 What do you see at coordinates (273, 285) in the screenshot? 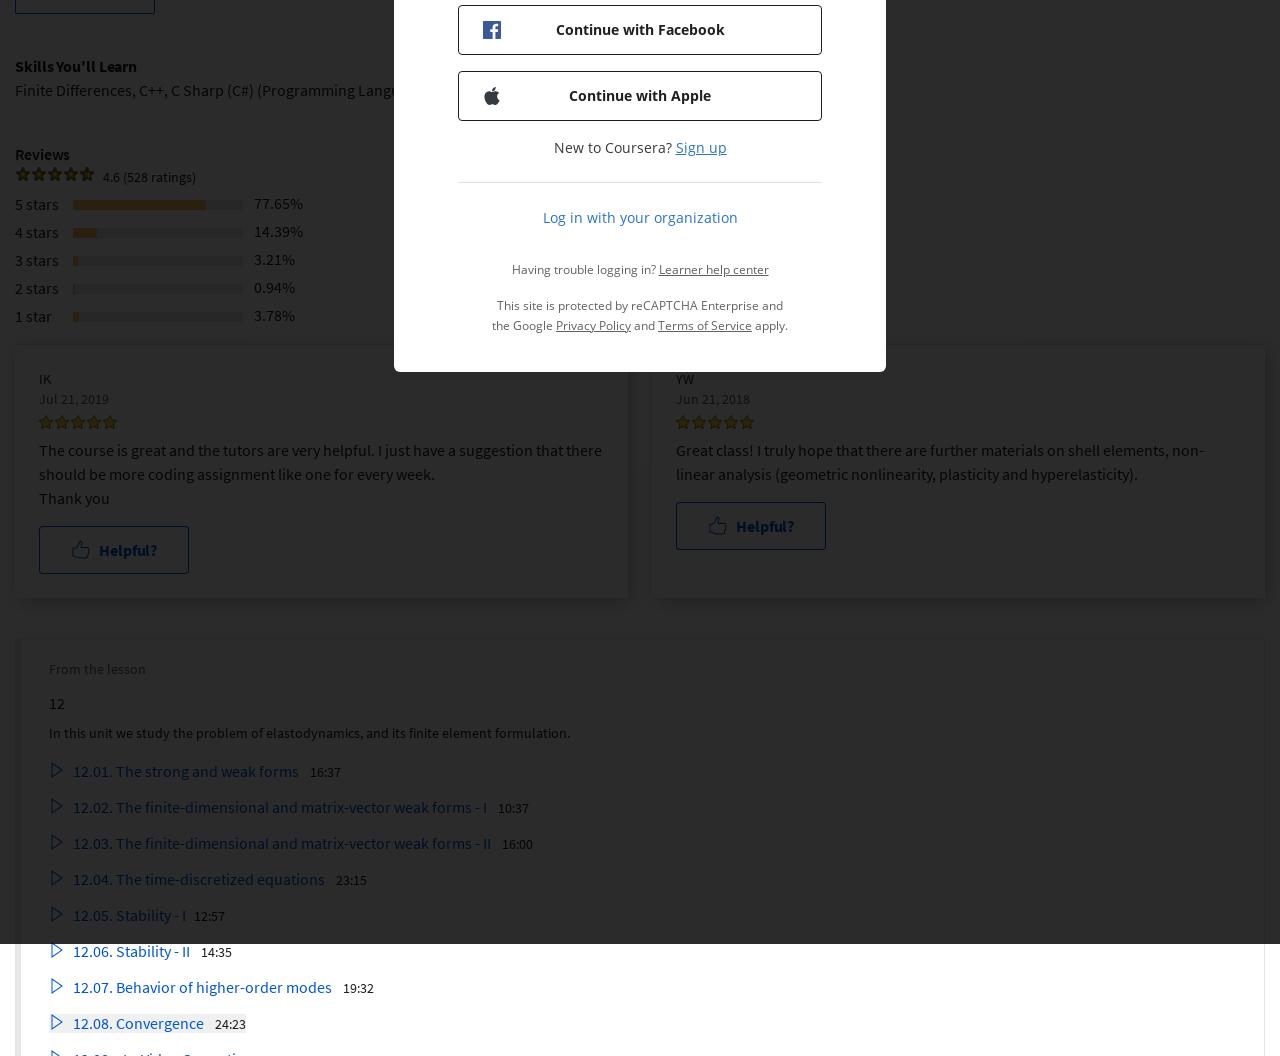
I see `'0.94%'` at bounding box center [273, 285].